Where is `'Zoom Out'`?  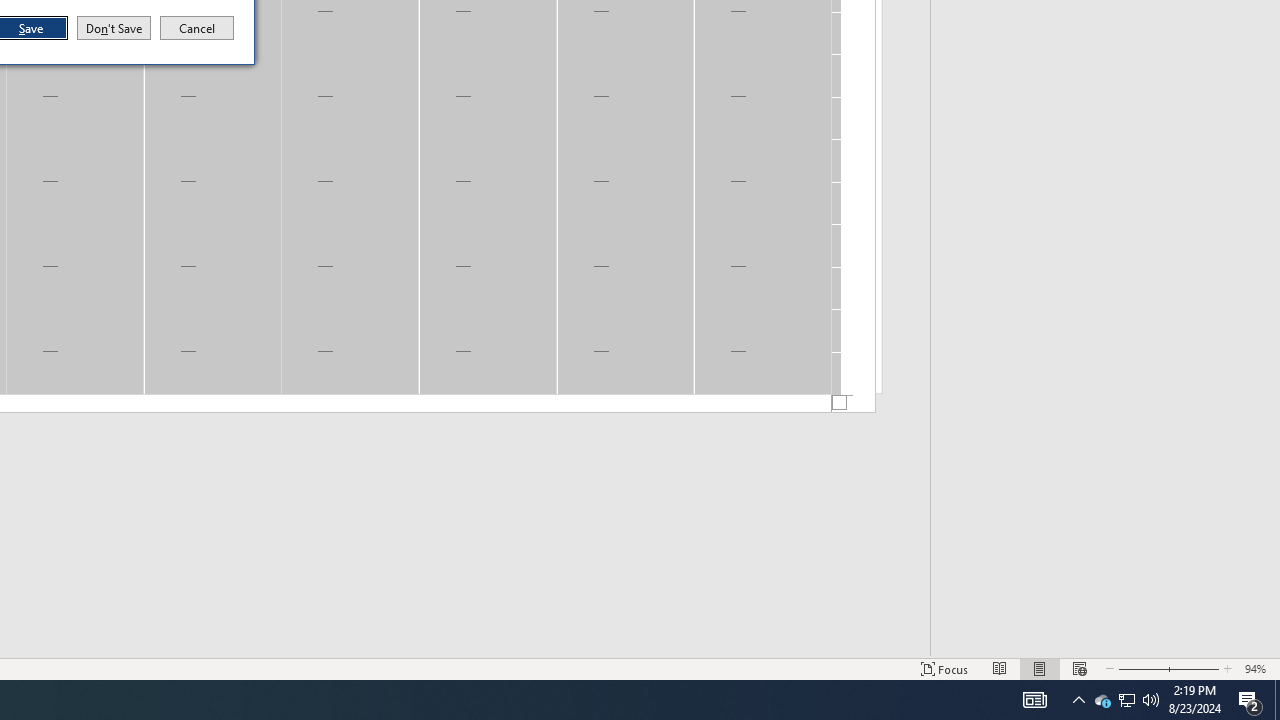
'Zoom Out' is located at coordinates (1141, 669).